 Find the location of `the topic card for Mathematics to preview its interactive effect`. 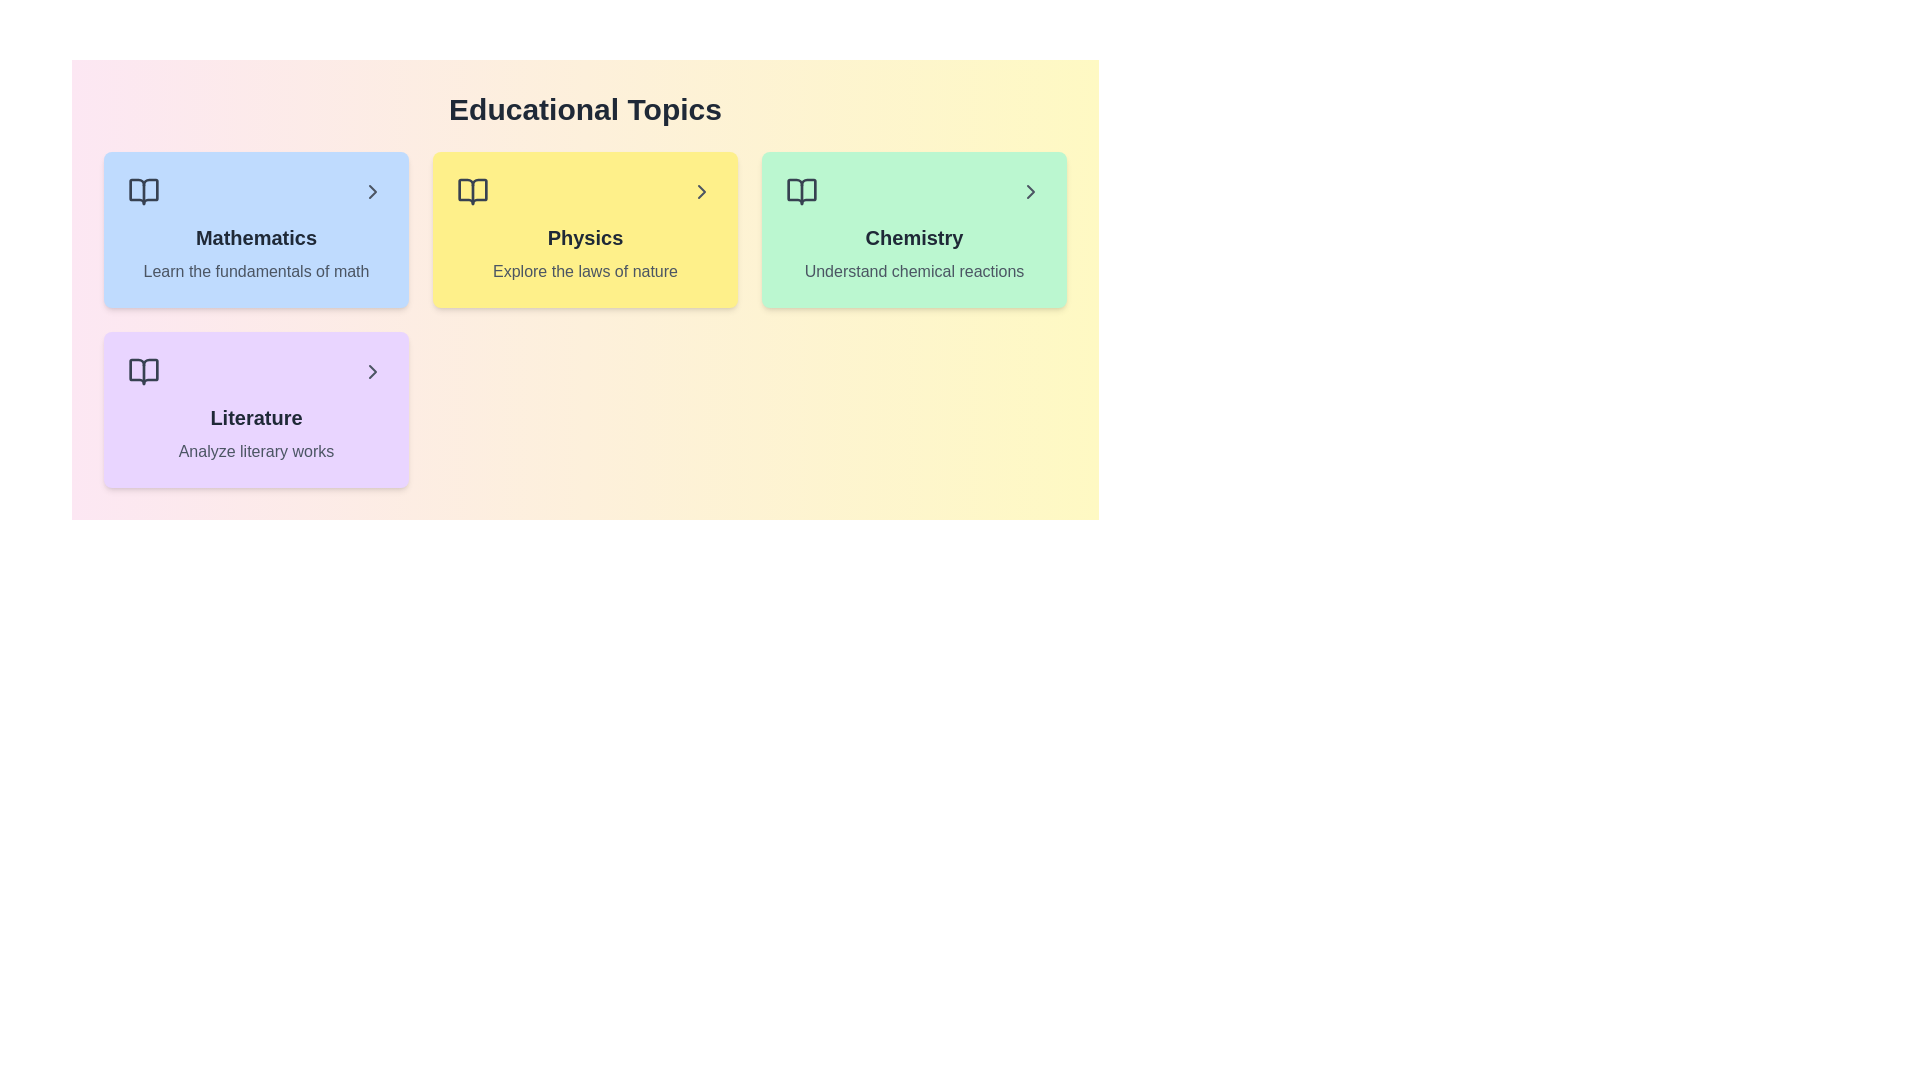

the topic card for Mathematics to preview its interactive effect is located at coordinates (255, 229).